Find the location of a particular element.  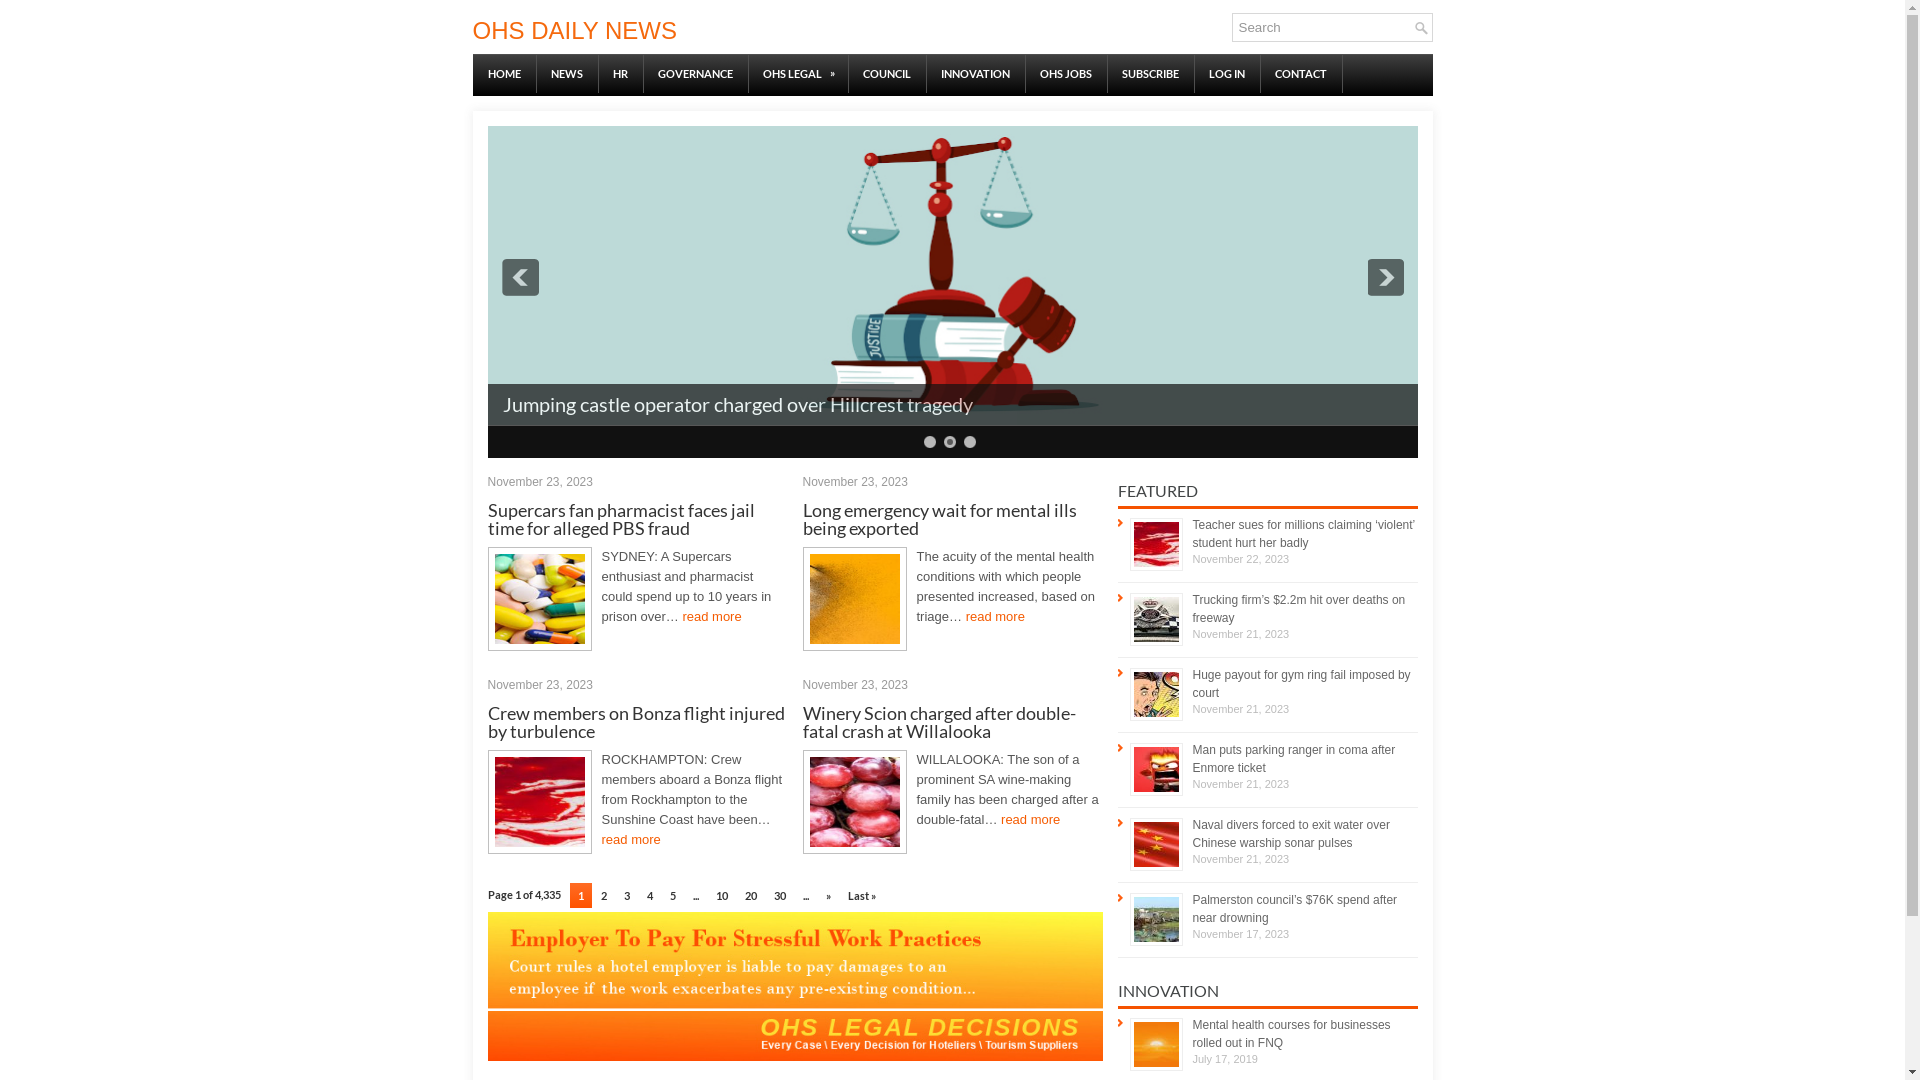

'read more' is located at coordinates (681, 615).